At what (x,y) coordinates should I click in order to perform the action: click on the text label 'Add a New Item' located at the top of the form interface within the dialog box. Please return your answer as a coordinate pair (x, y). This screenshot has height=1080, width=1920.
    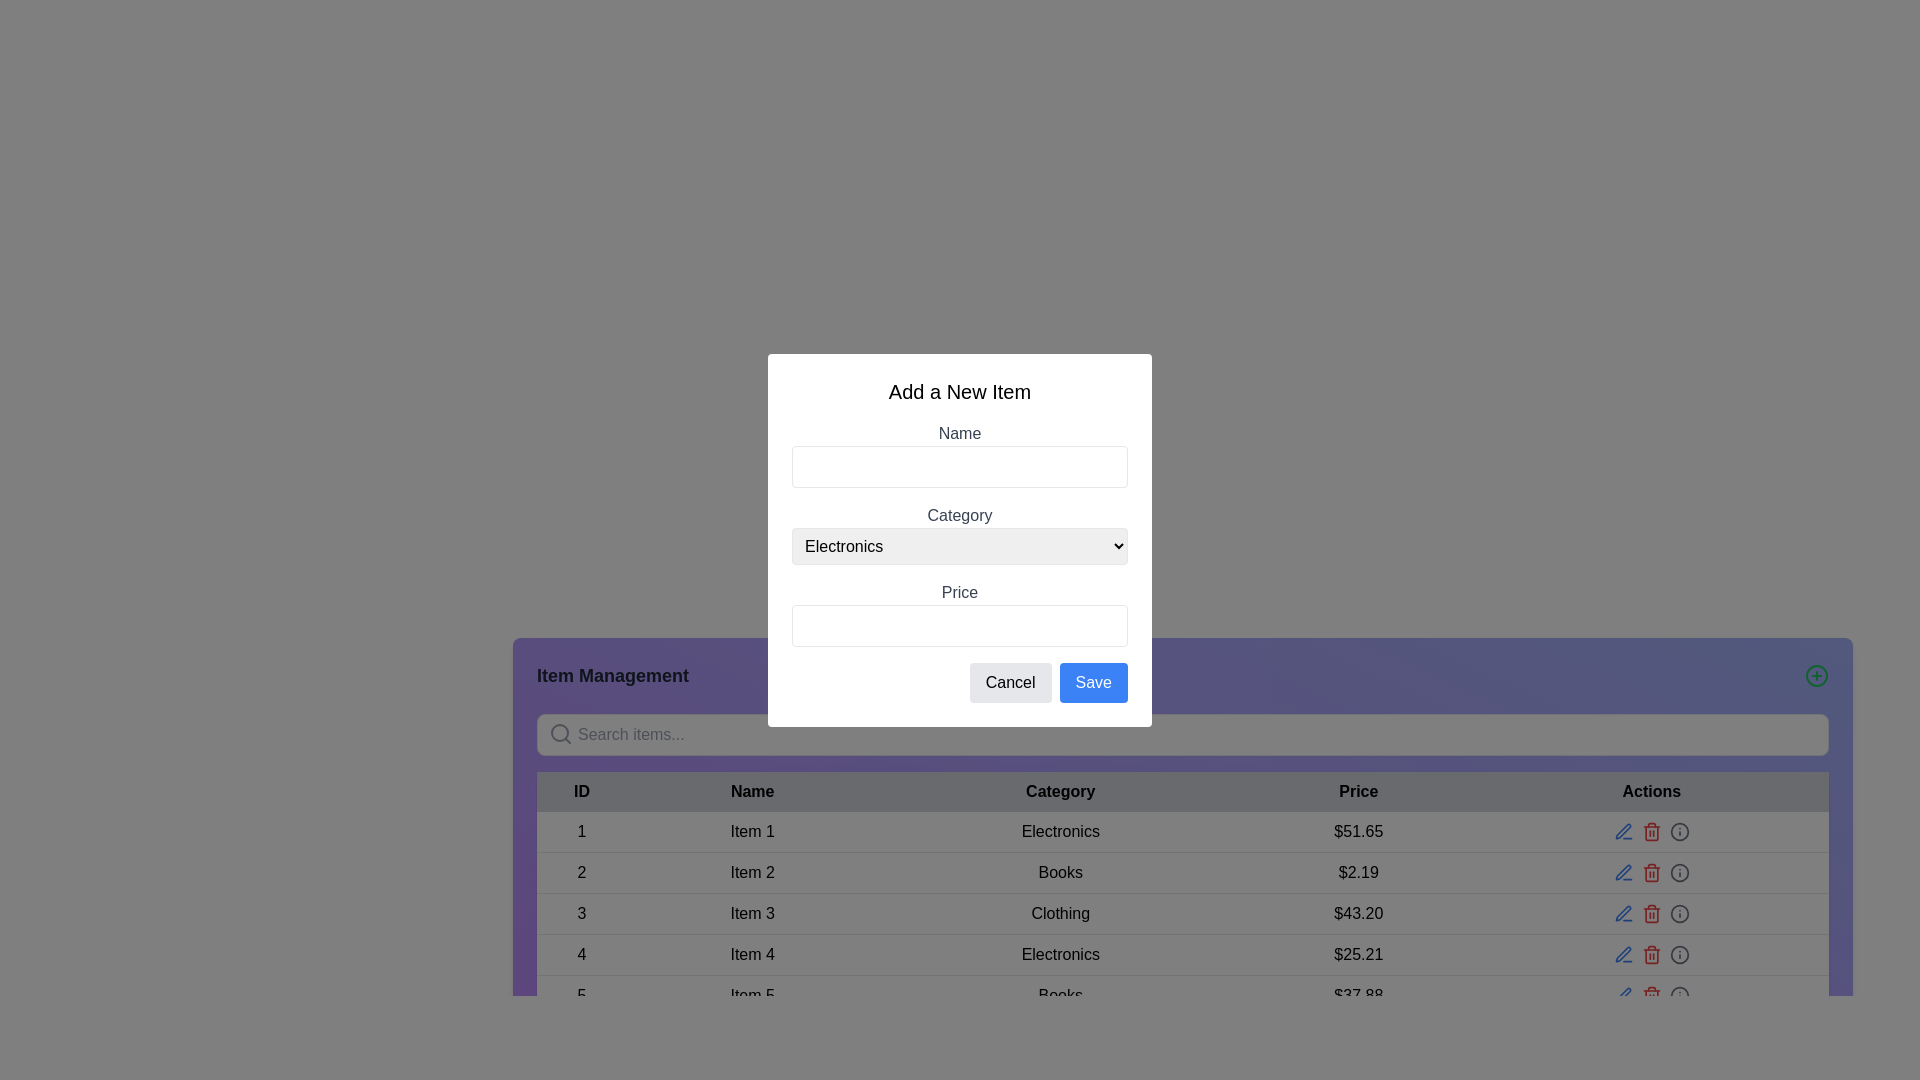
    Looking at the image, I should click on (960, 391).